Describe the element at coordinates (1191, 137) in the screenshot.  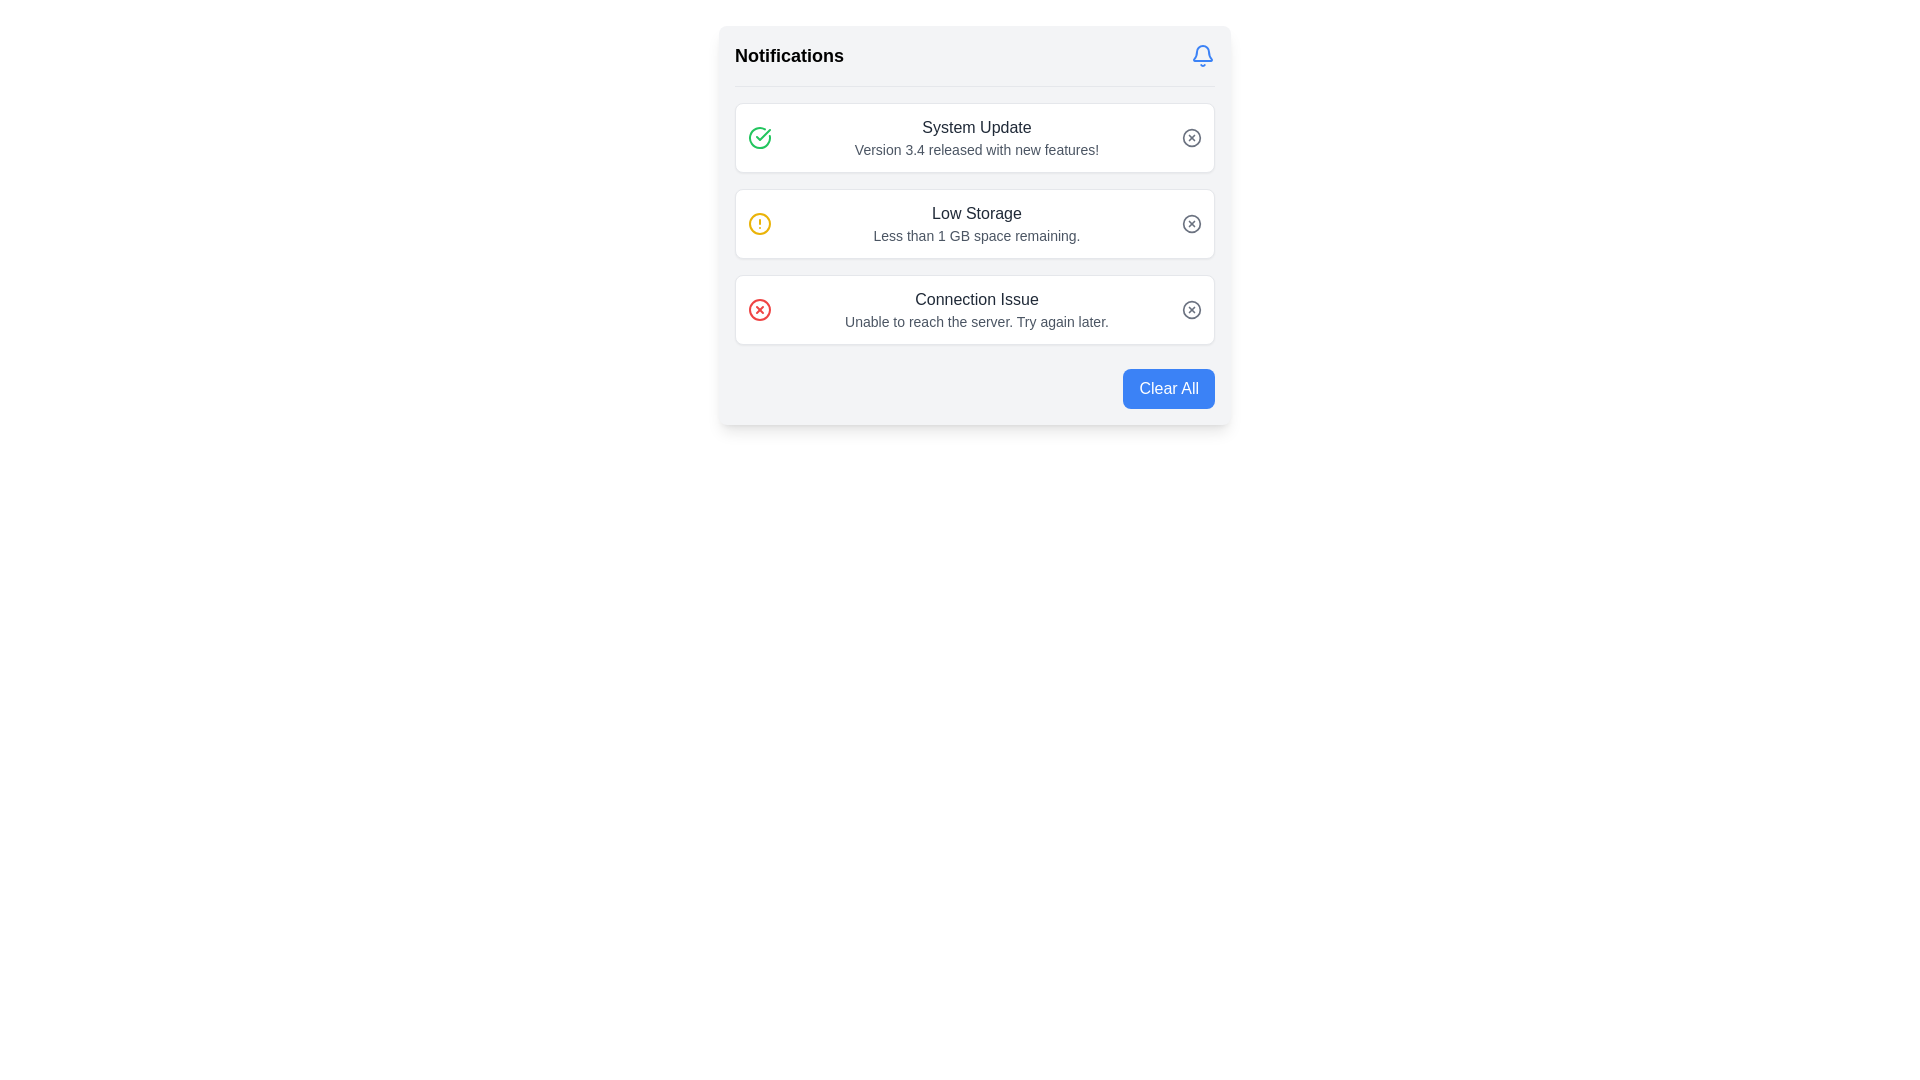
I see `the close button located at the right edge of the 'System Update' notification card` at that location.